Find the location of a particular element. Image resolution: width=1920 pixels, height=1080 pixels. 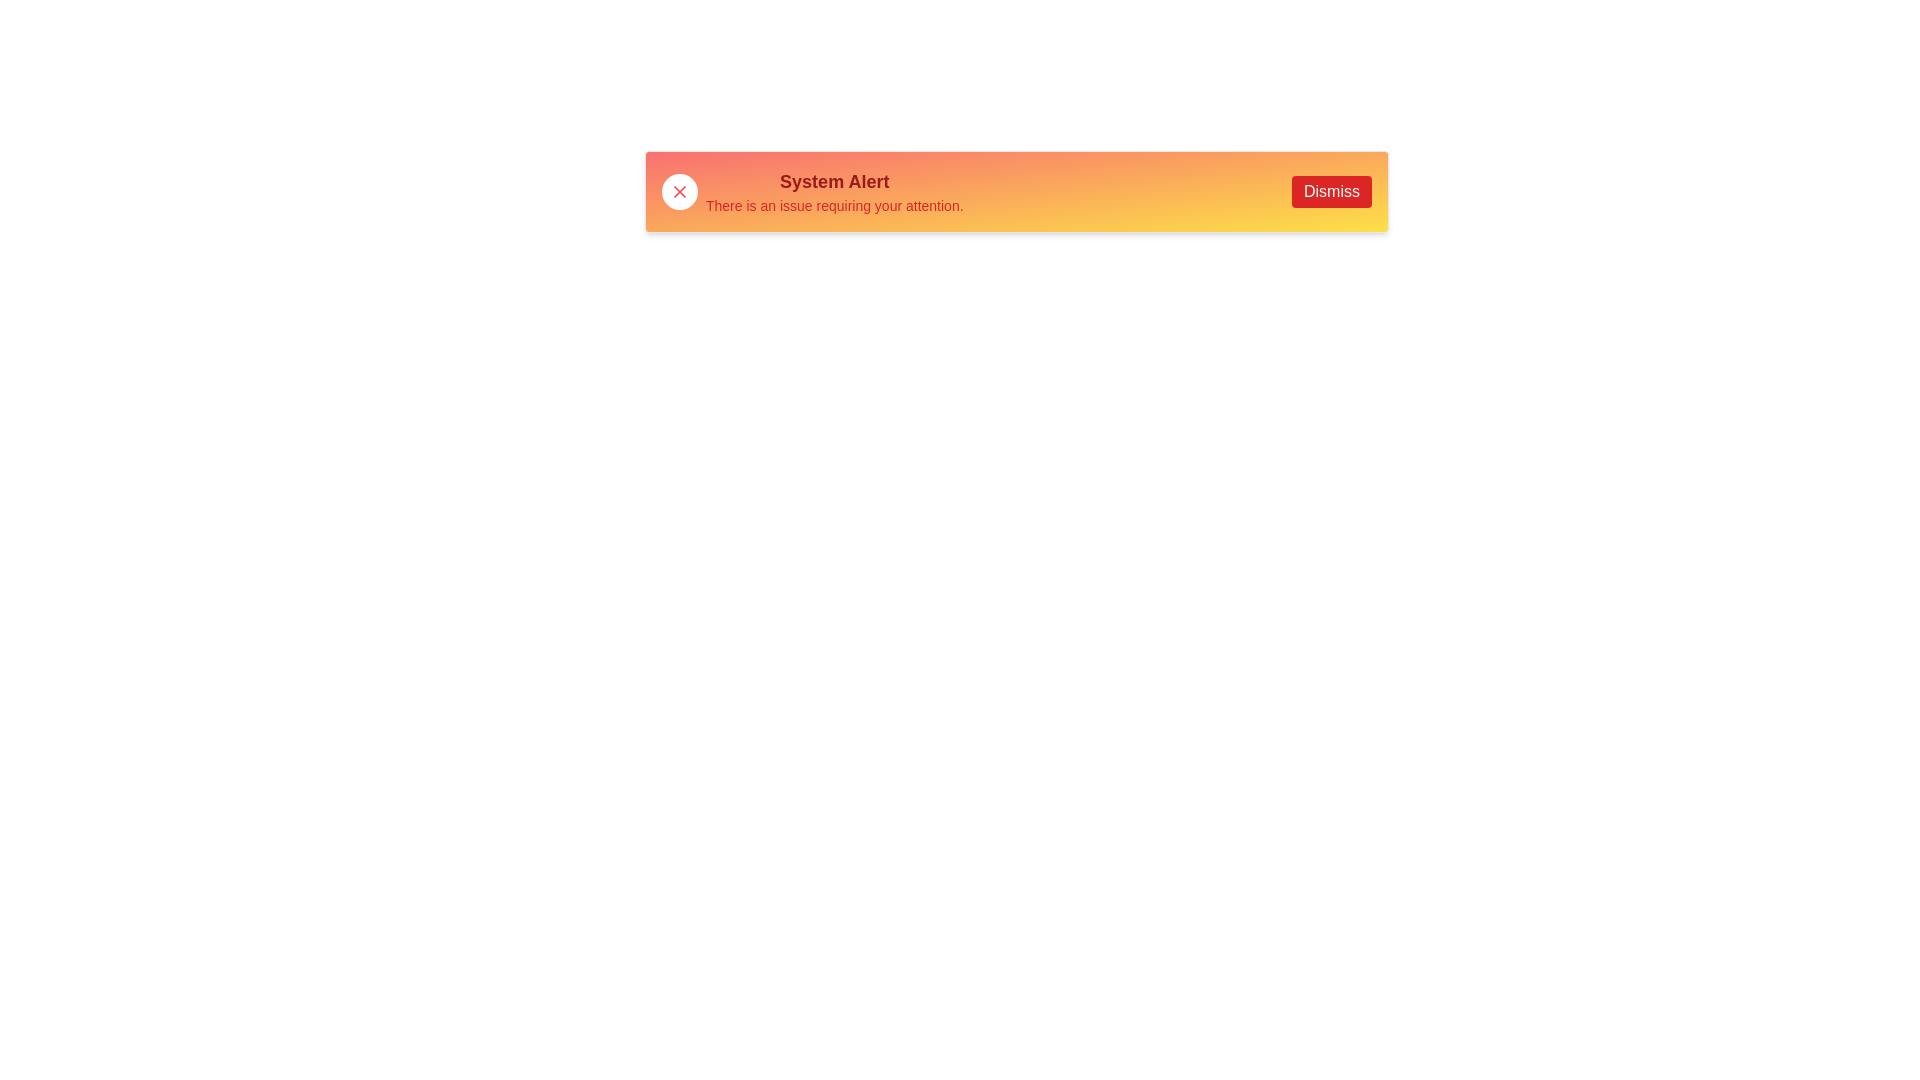

the close button located at the leftmost side of the 'System Alert' box is located at coordinates (680, 192).